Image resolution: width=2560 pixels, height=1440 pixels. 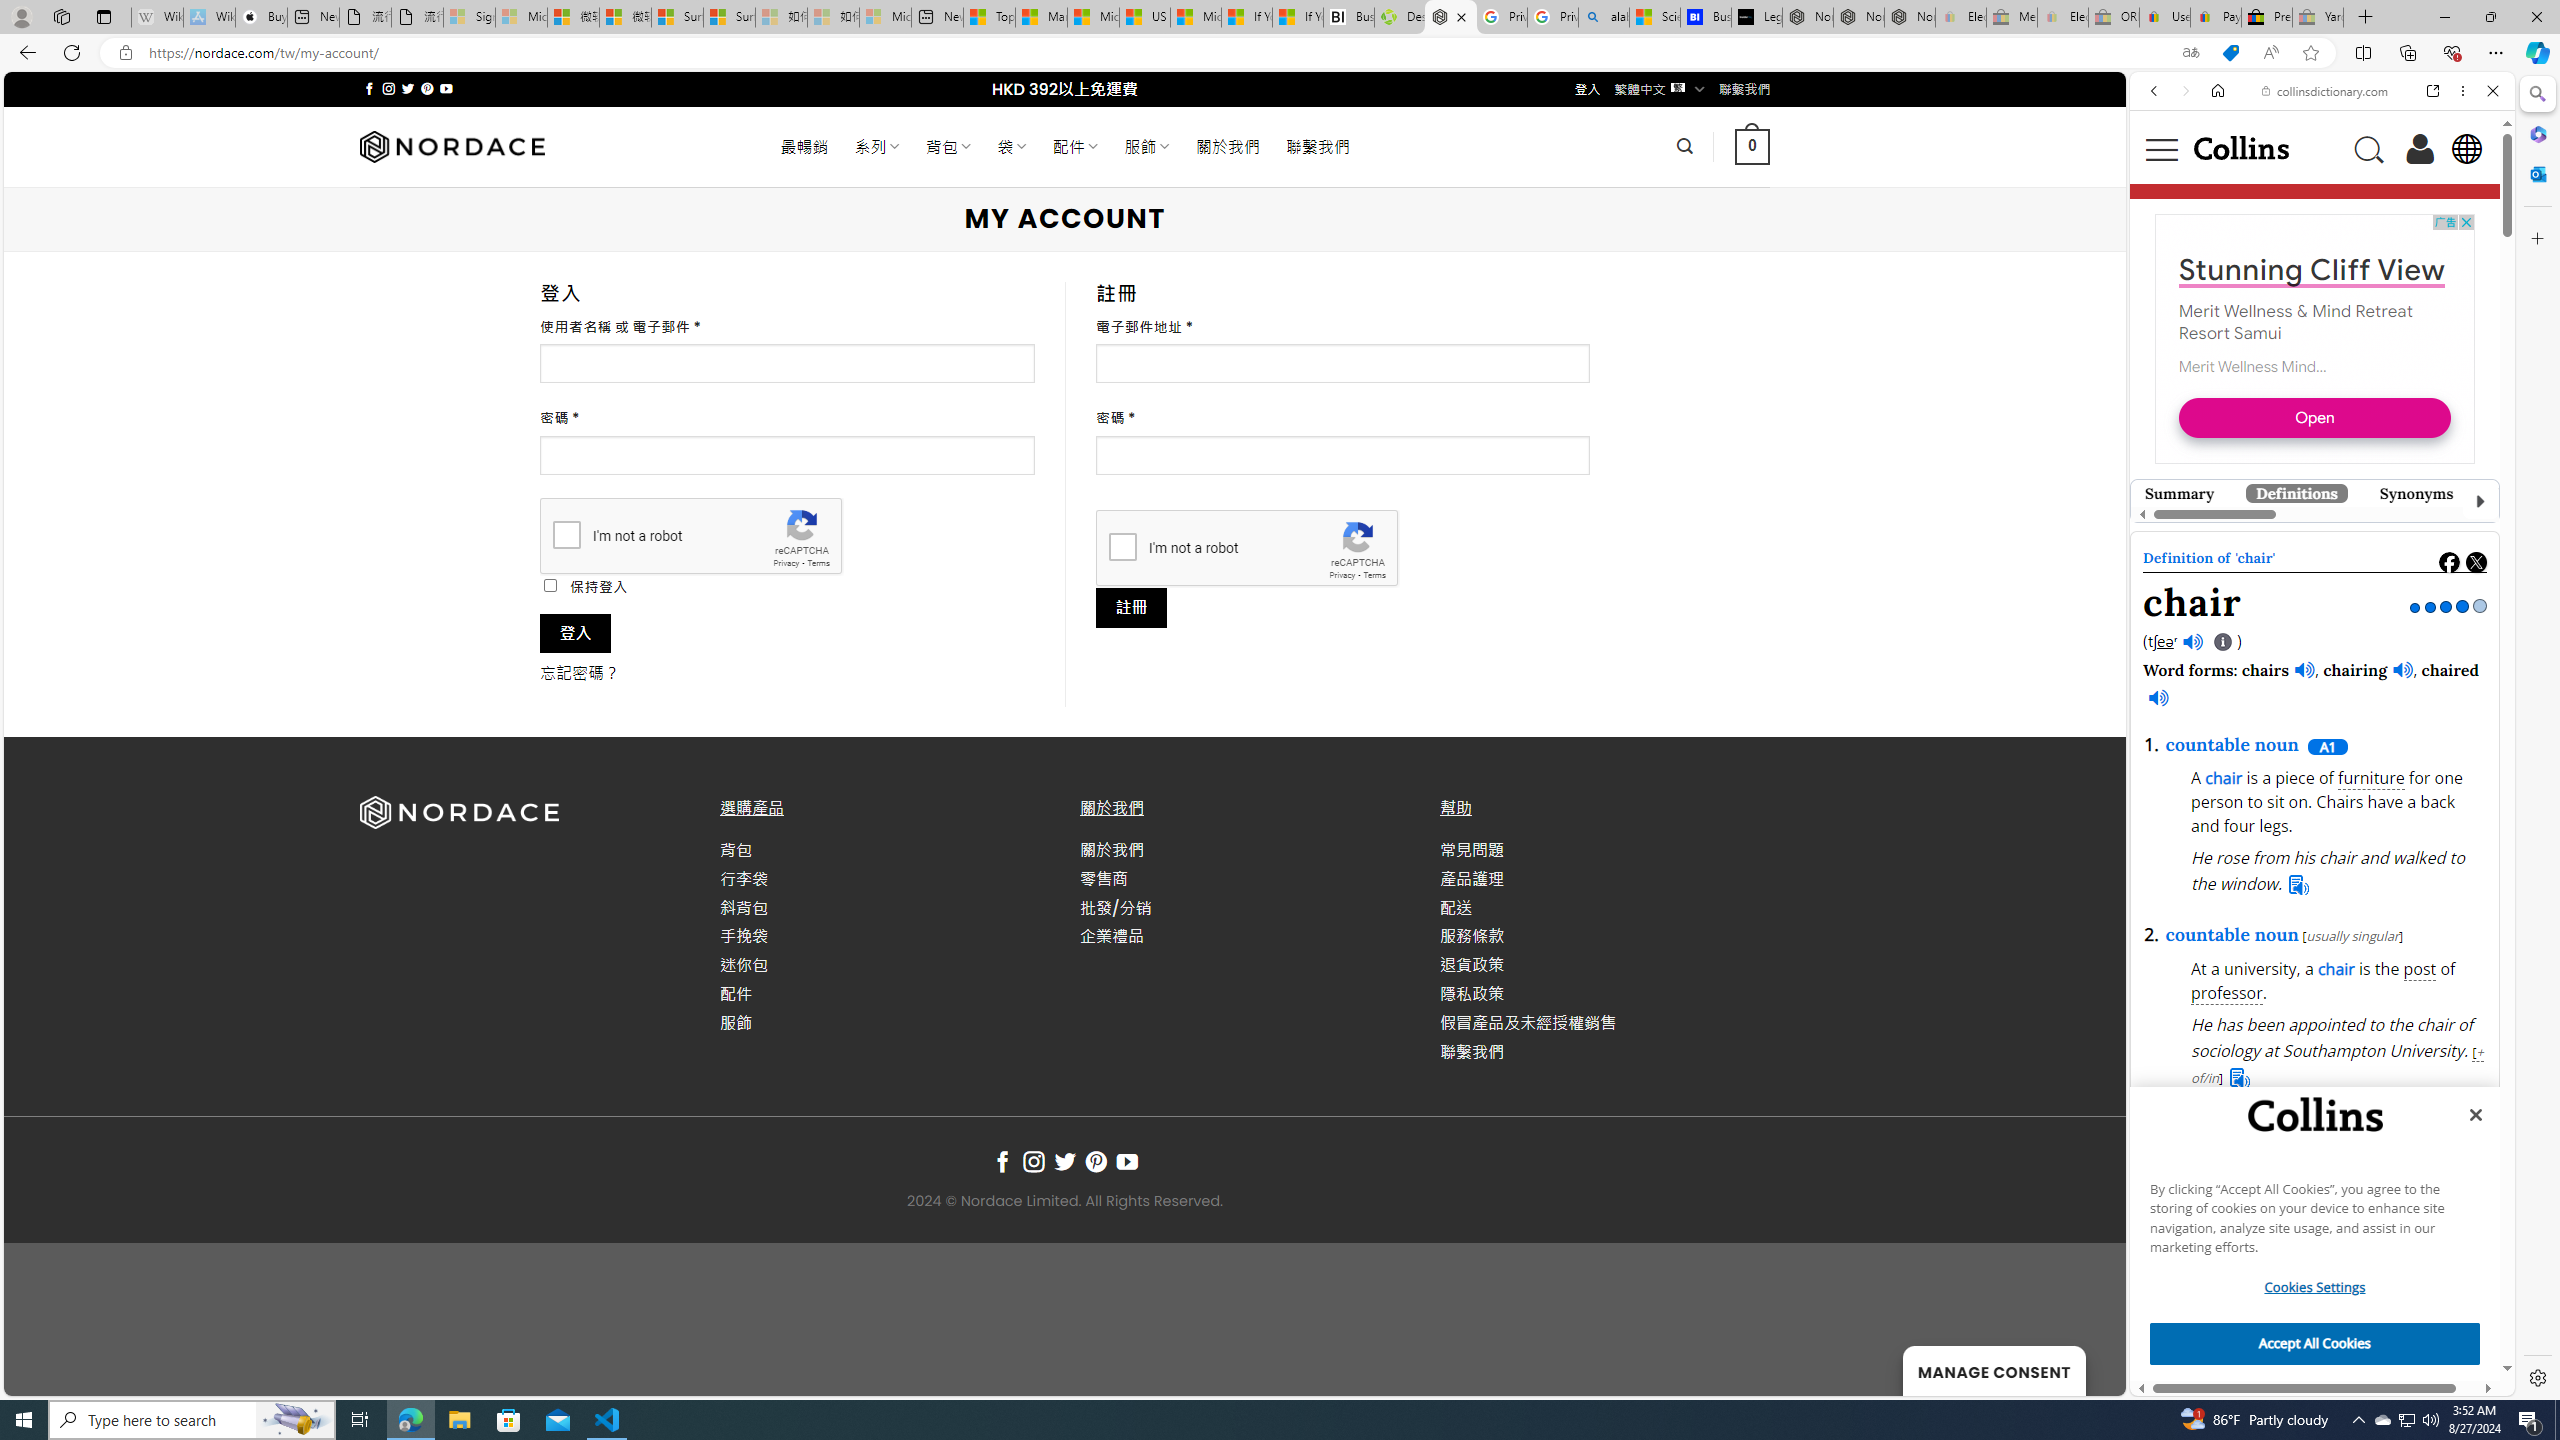 I want to click on 'Follow on Facebook', so click(x=1002, y=1161).